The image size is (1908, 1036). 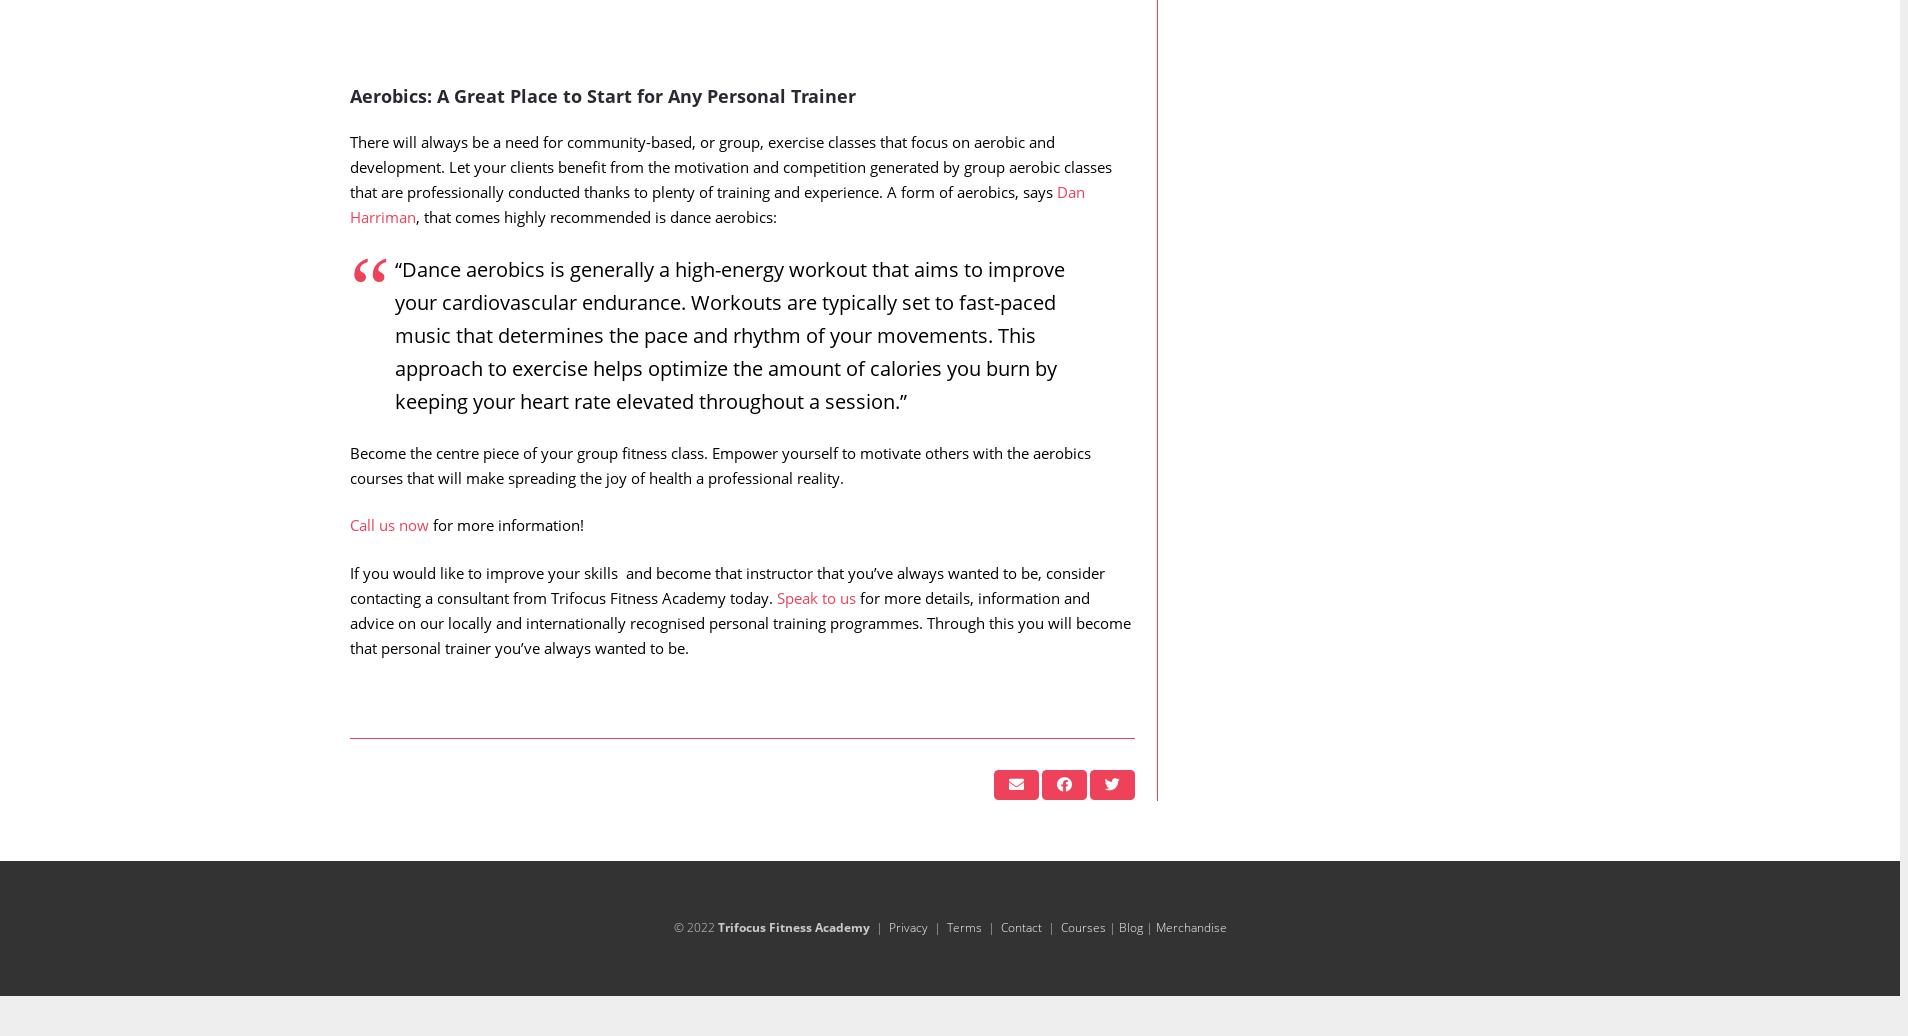 I want to click on 'Terms', so click(x=945, y=967).